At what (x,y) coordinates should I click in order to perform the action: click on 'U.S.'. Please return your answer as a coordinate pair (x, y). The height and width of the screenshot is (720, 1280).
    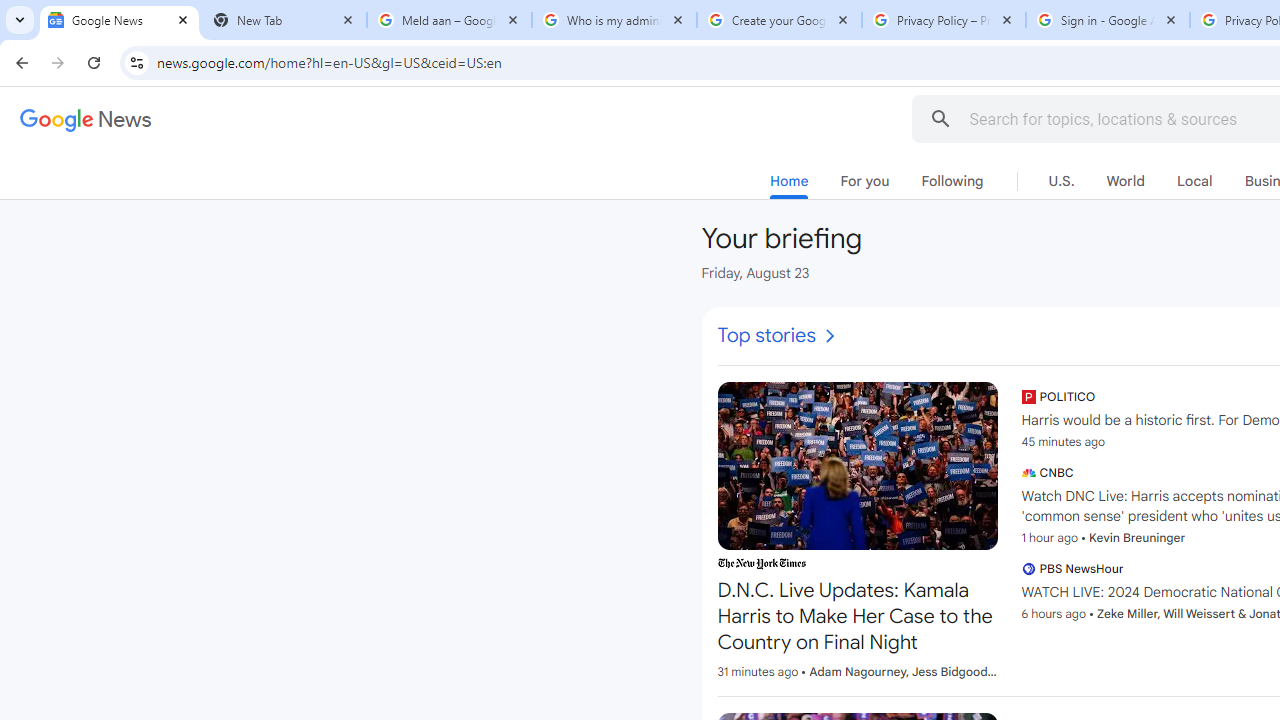
    Looking at the image, I should click on (1060, 181).